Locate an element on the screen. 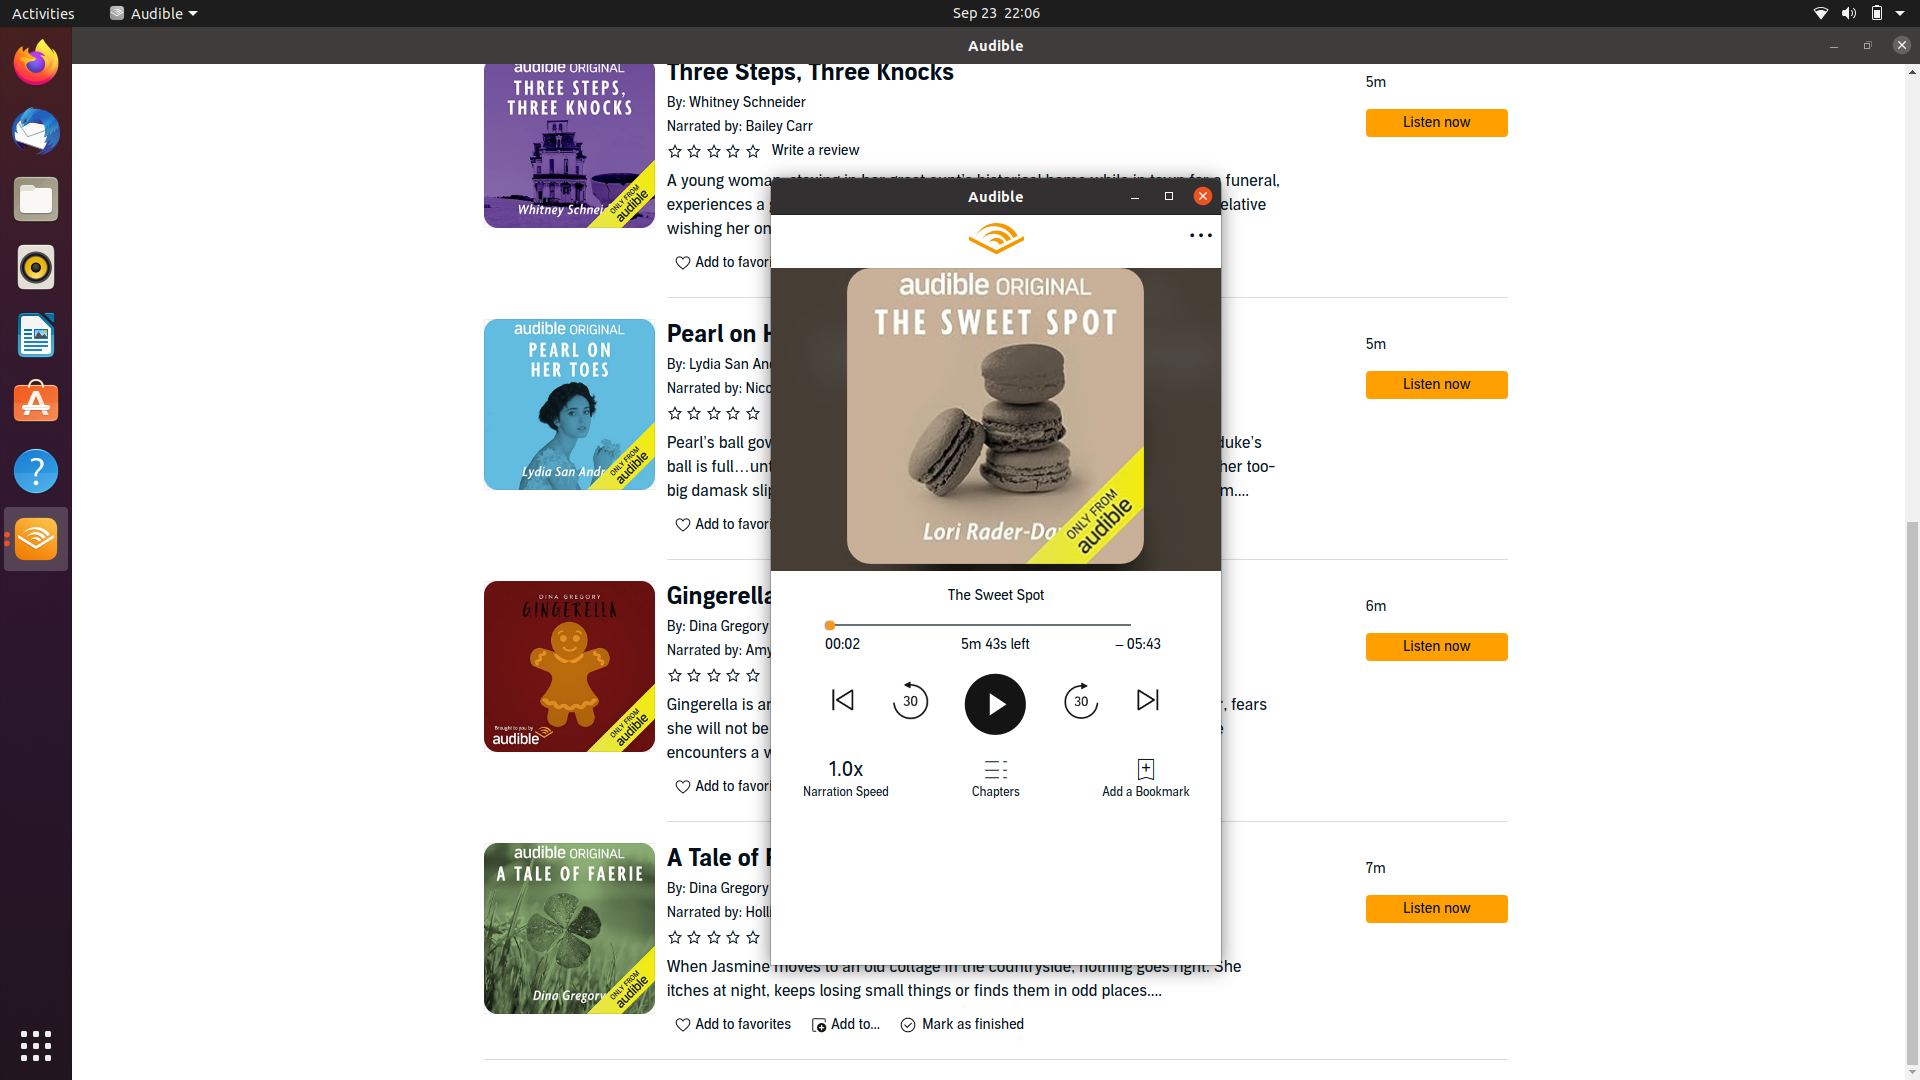 The image size is (1920, 1080). the midpoint of the book is located at coordinates (993, 624).